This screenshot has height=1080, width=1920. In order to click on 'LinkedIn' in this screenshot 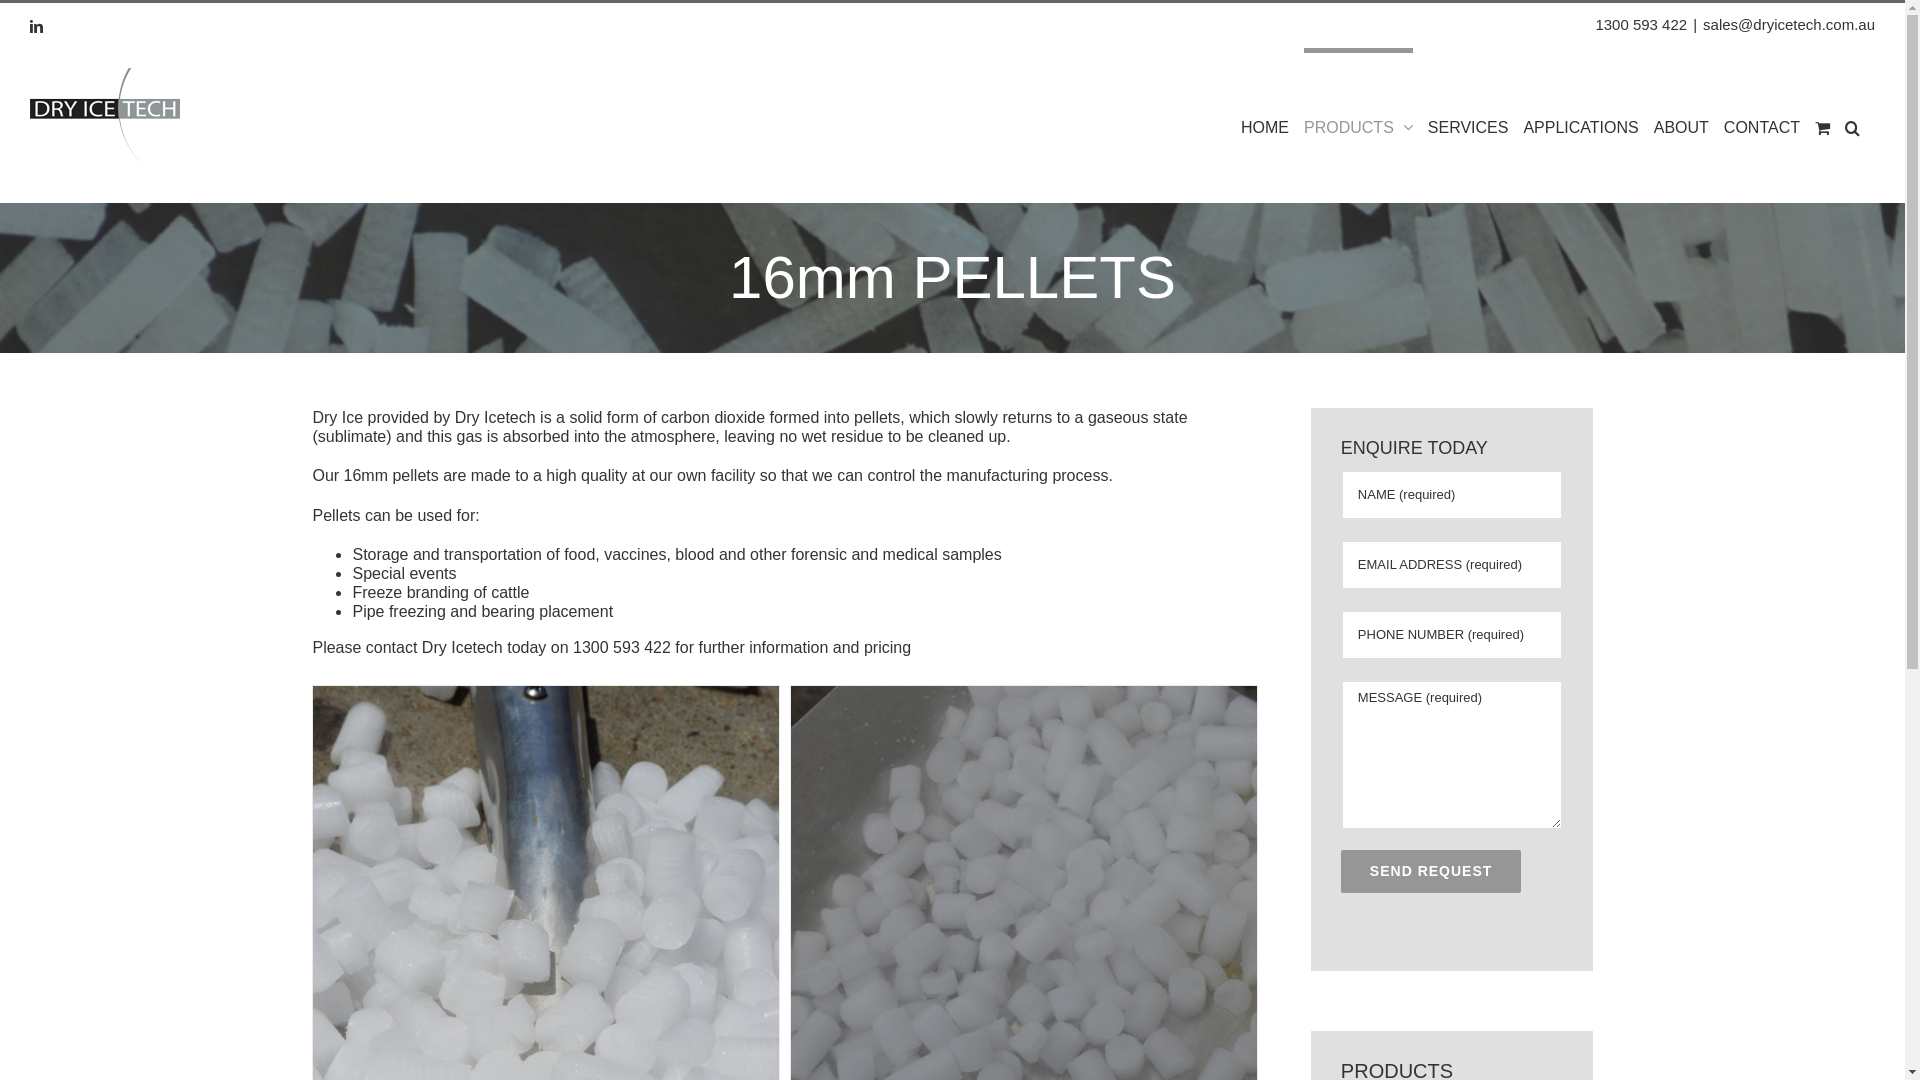, I will do `click(29, 26)`.